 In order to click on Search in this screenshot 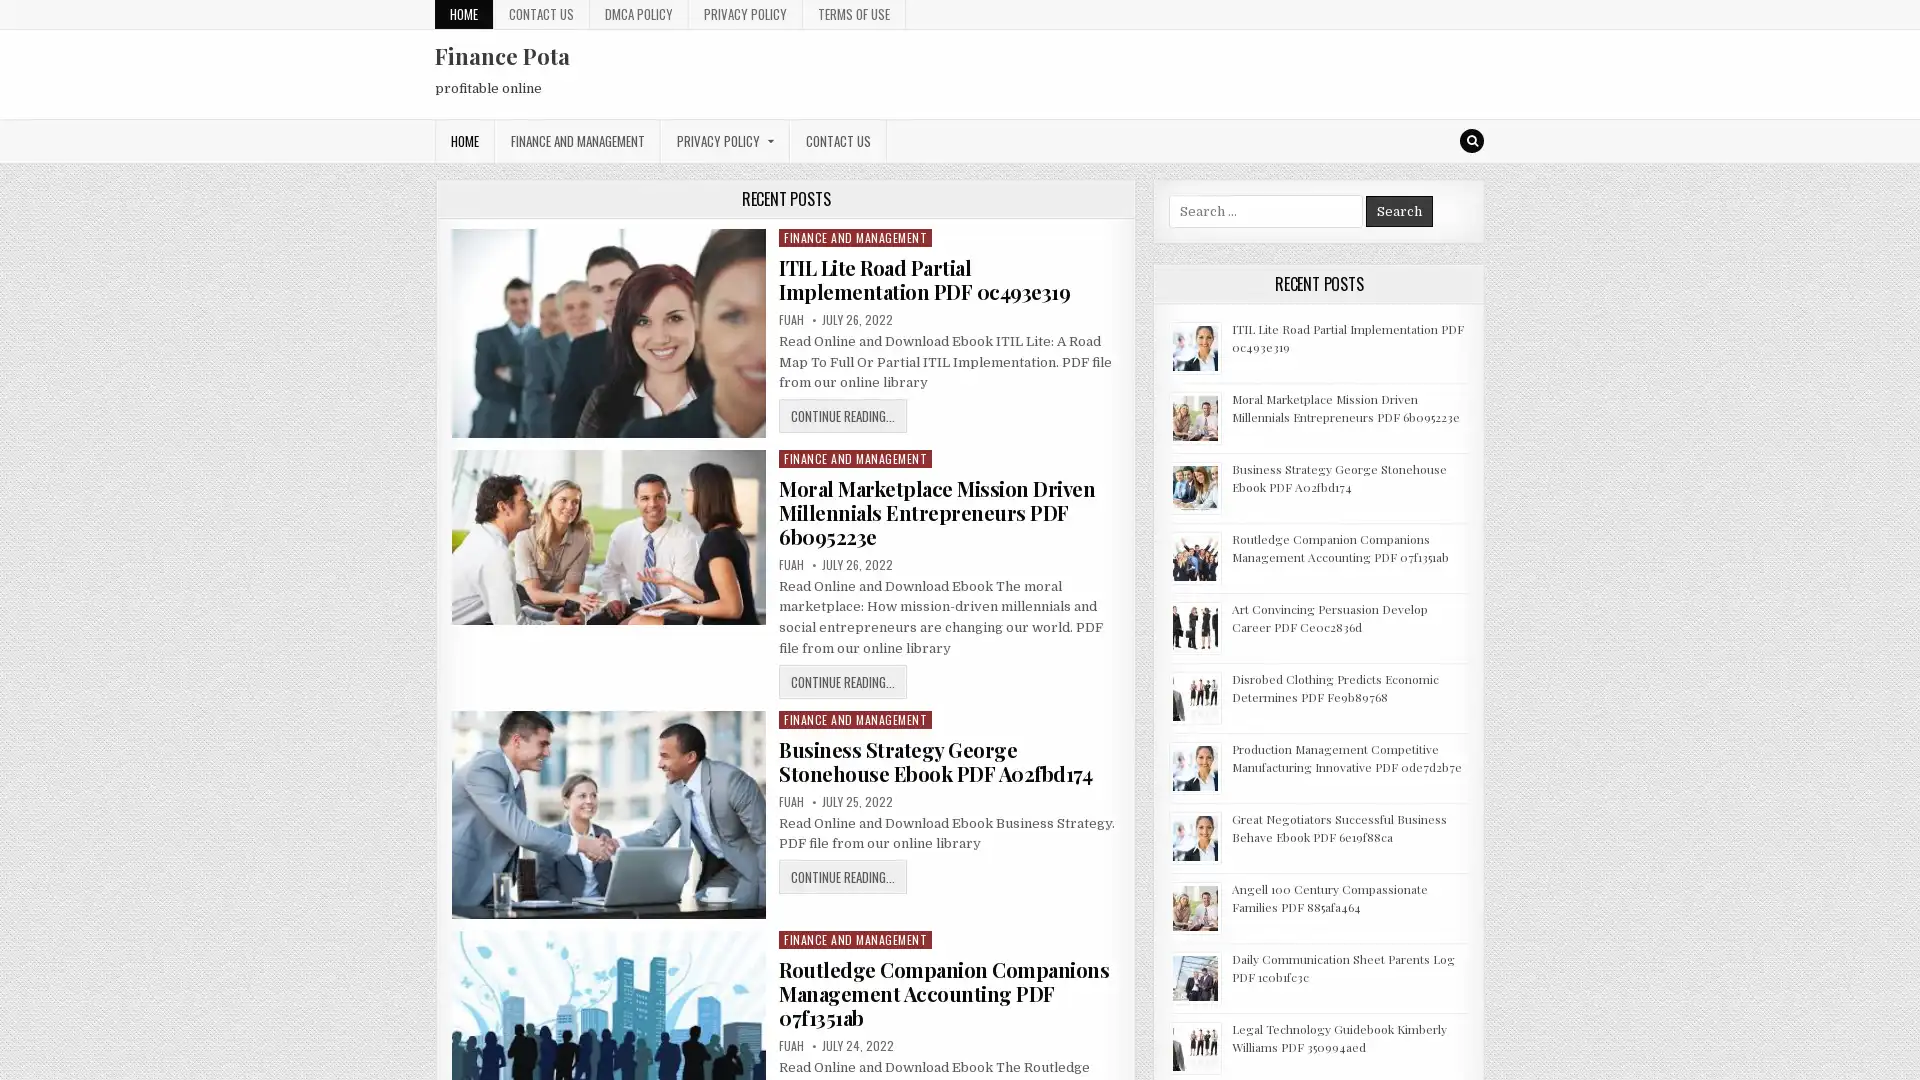, I will do `click(1398, 211)`.